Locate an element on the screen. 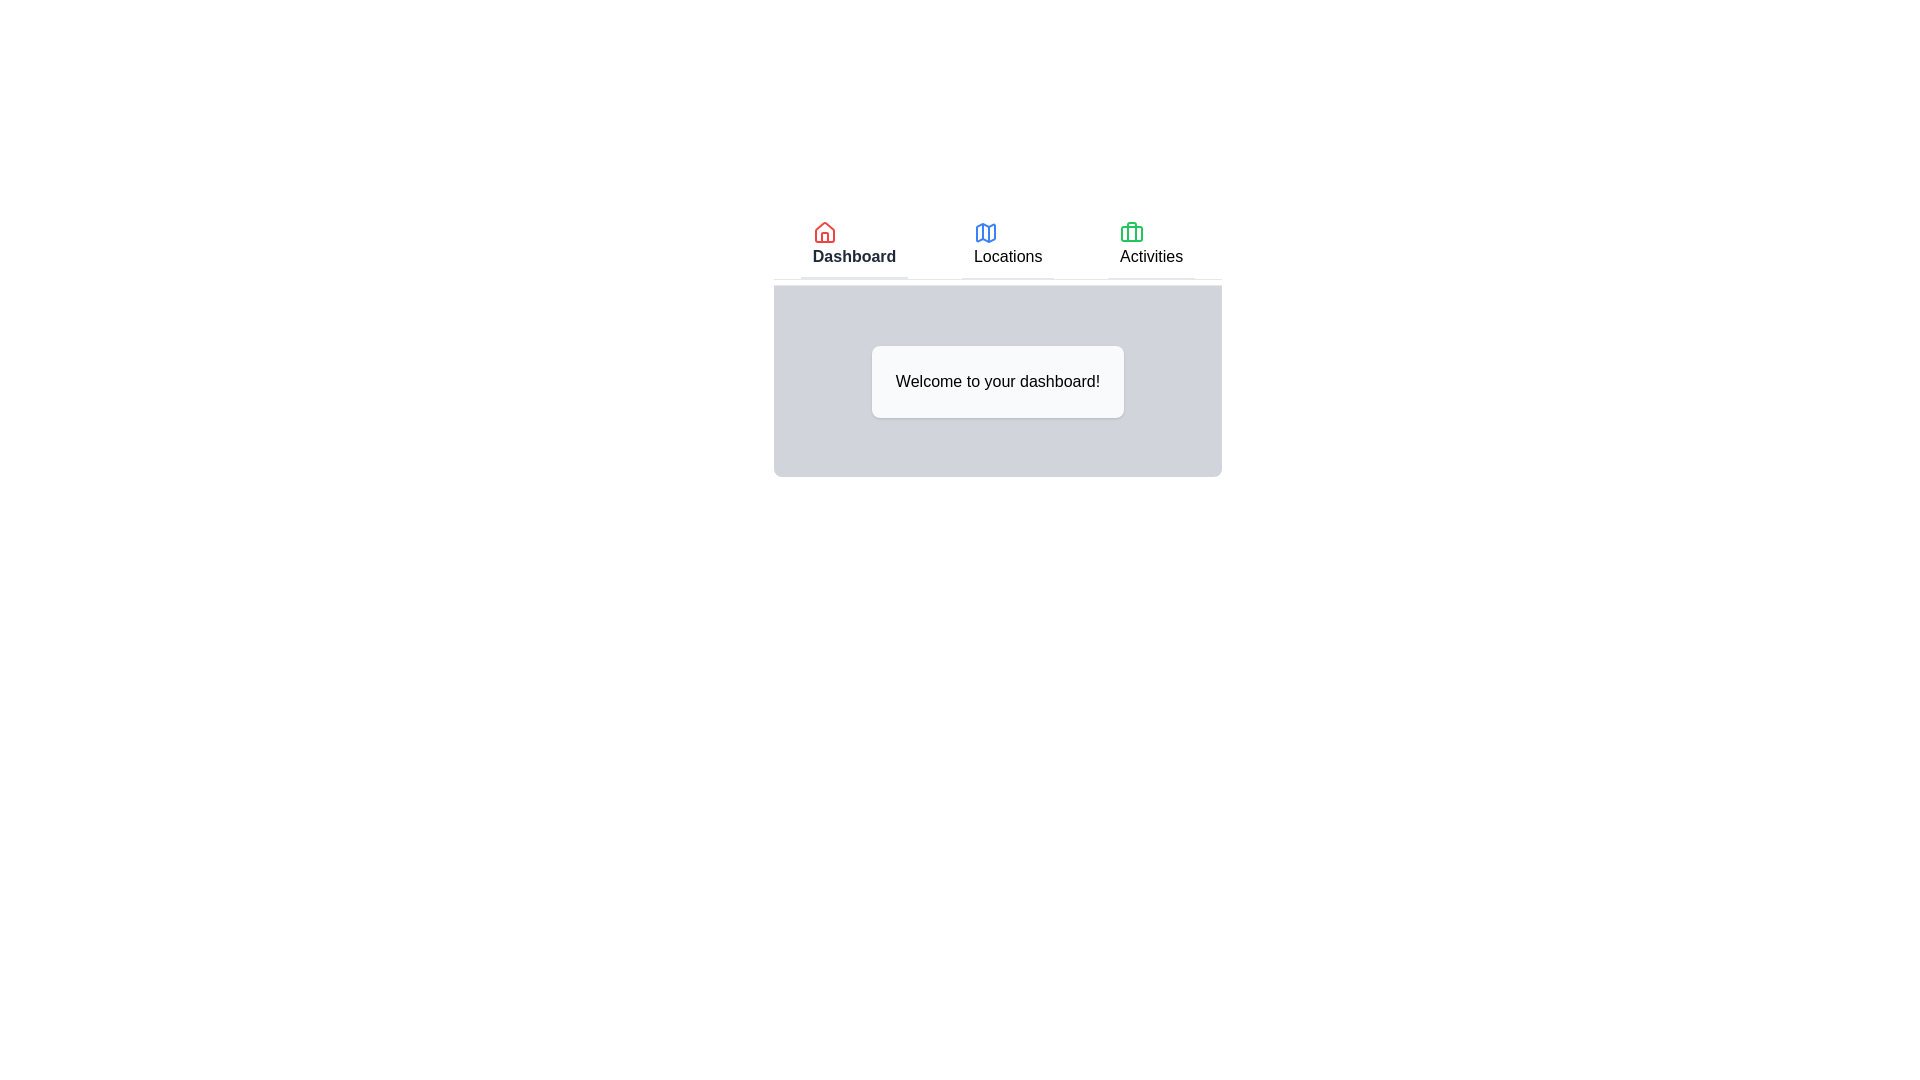 This screenshot has width=1920, height=1080. the Activities tab to view its content is located at coordinates (1151, 245).